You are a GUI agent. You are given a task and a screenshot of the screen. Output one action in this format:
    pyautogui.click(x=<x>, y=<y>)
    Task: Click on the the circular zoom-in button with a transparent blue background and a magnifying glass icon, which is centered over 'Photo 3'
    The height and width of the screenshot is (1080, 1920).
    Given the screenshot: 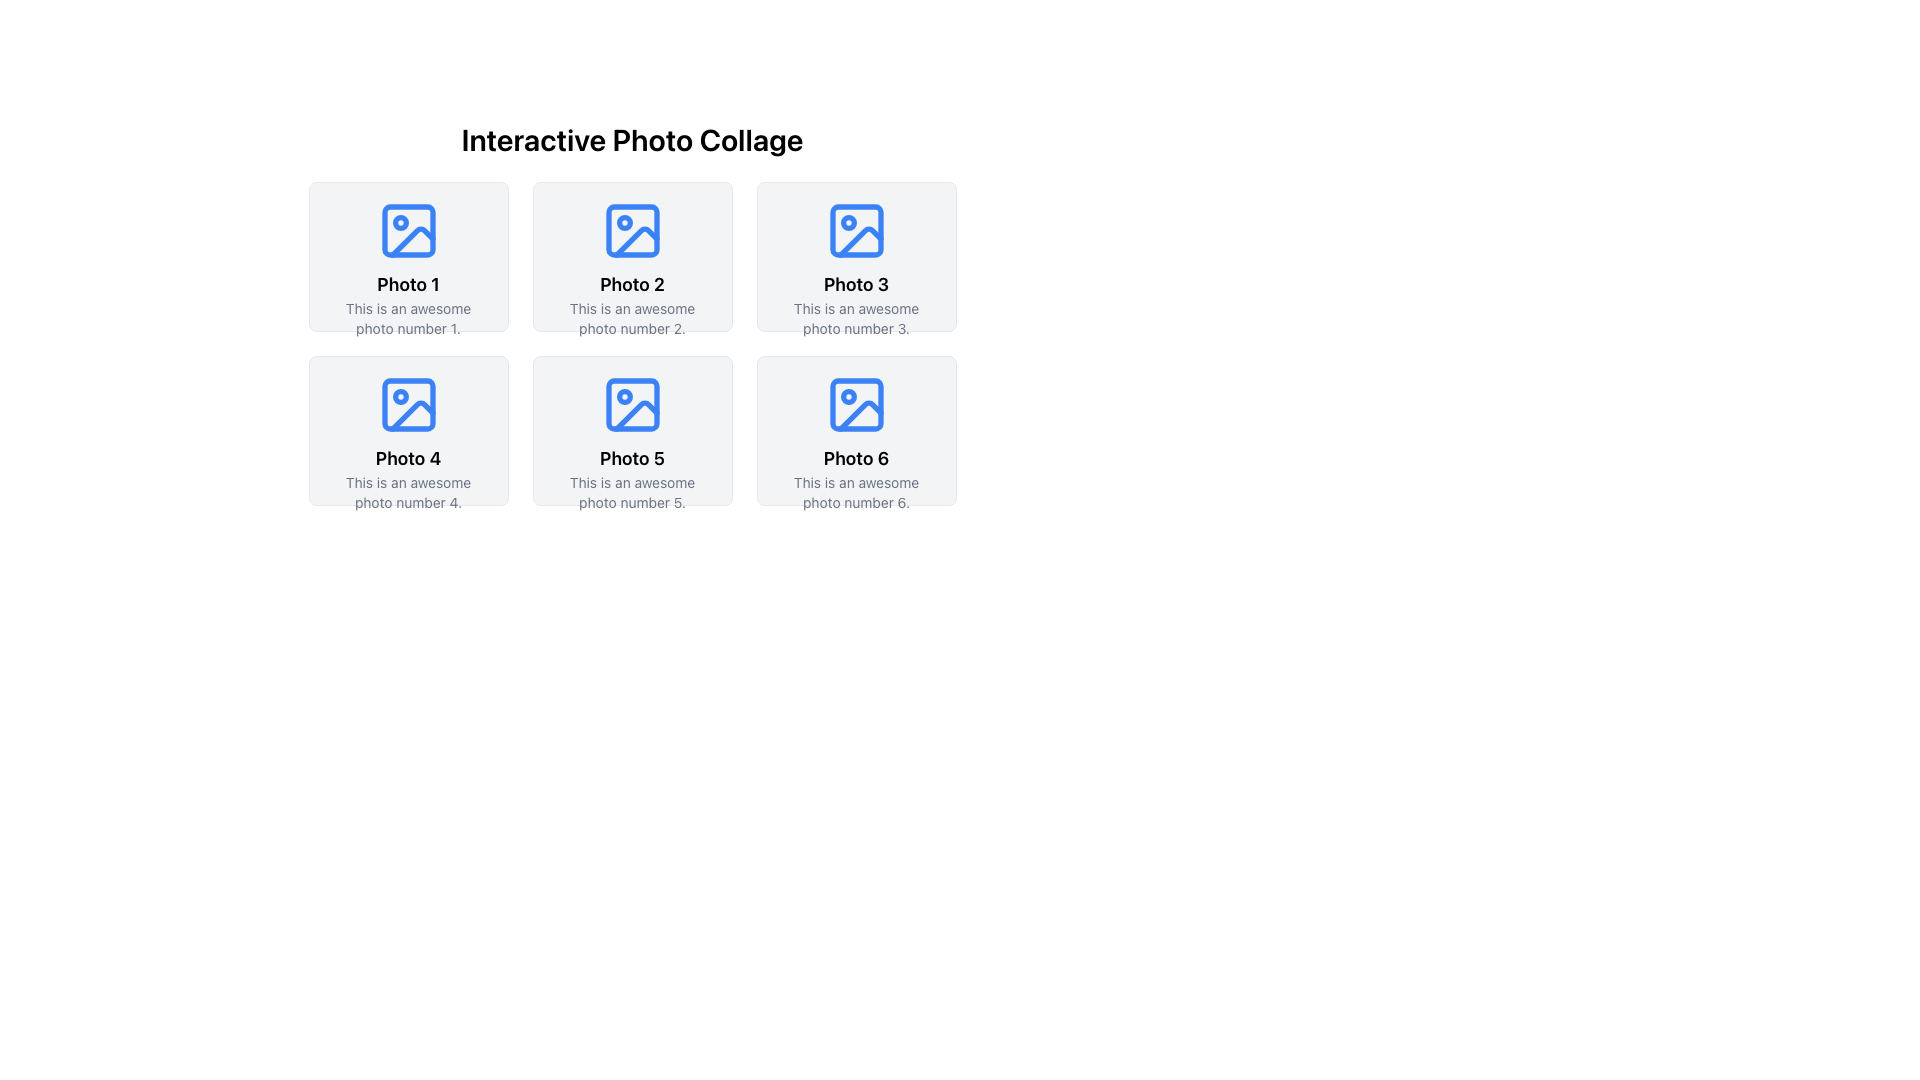 What is the action you would take?
    pyautogui.click(x=856, y=256)
    